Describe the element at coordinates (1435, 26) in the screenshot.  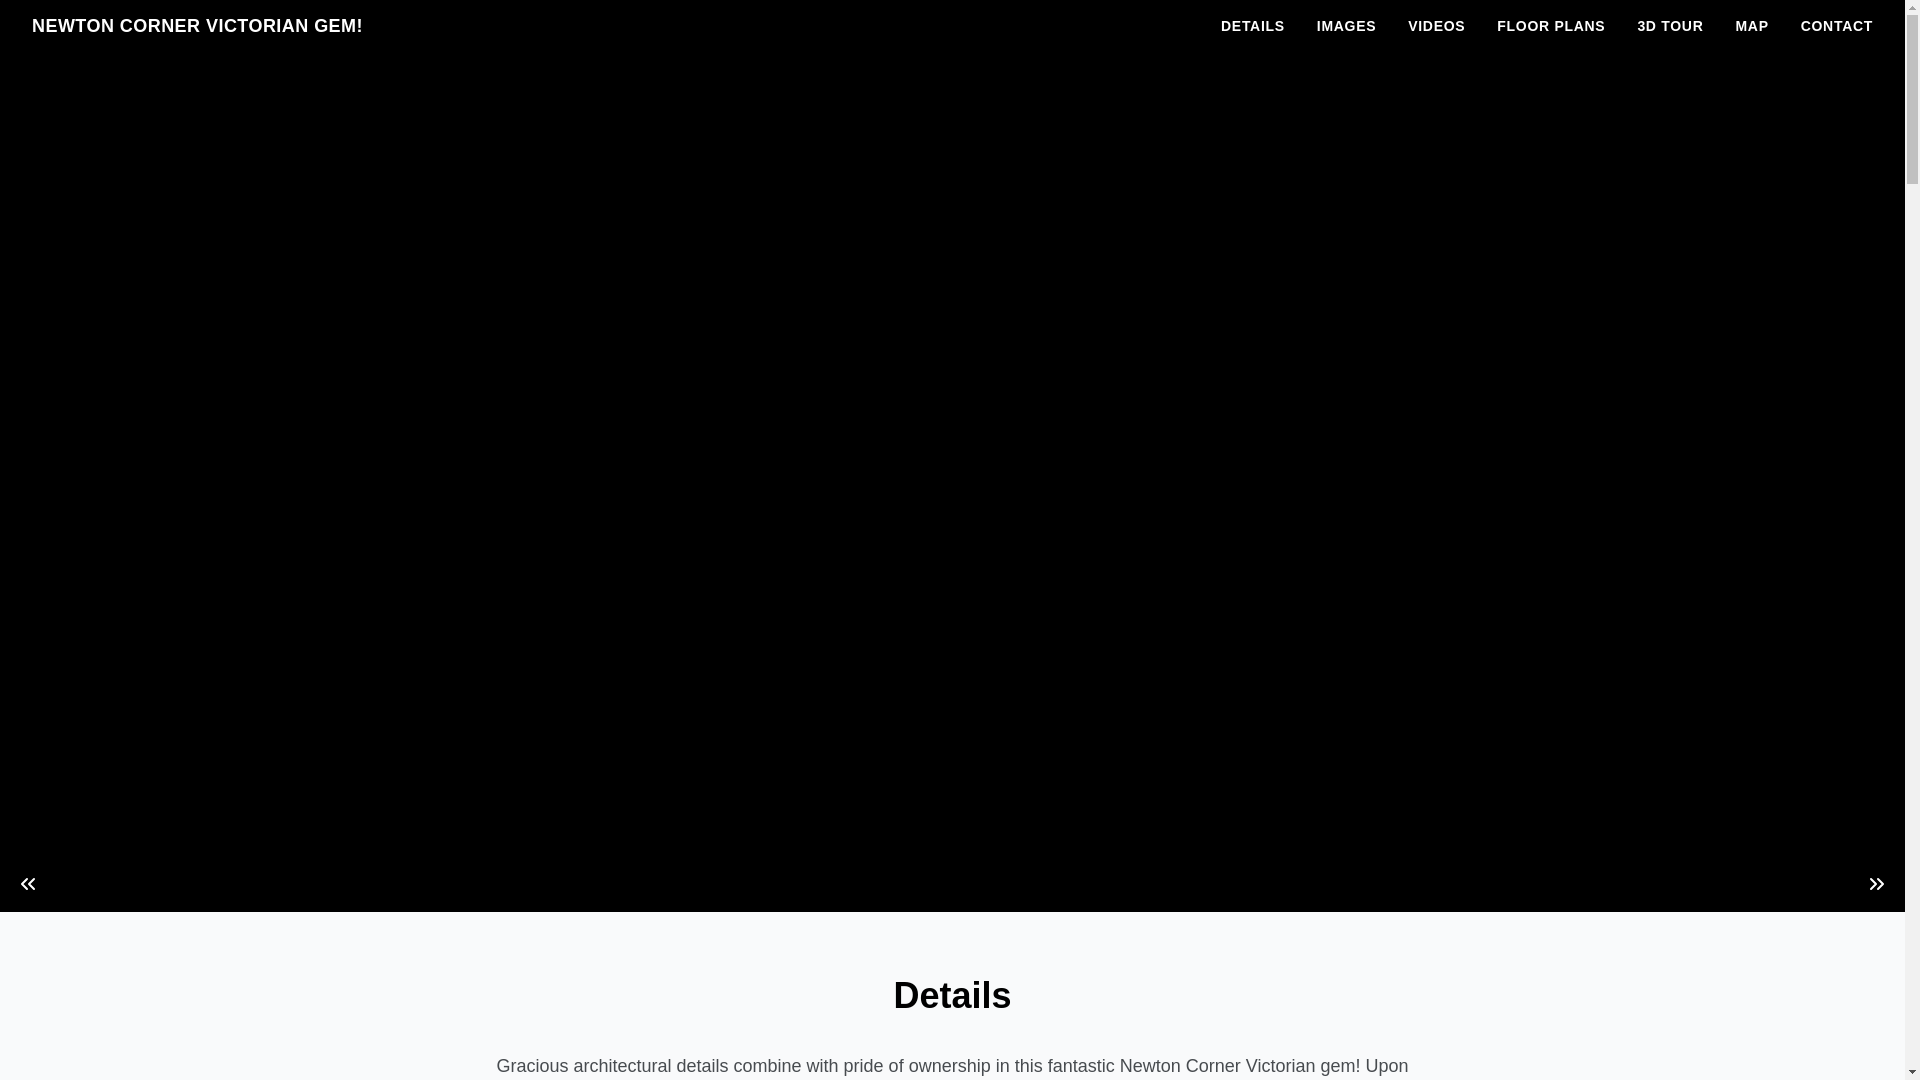
I see `'VIDEOS'` at that location.